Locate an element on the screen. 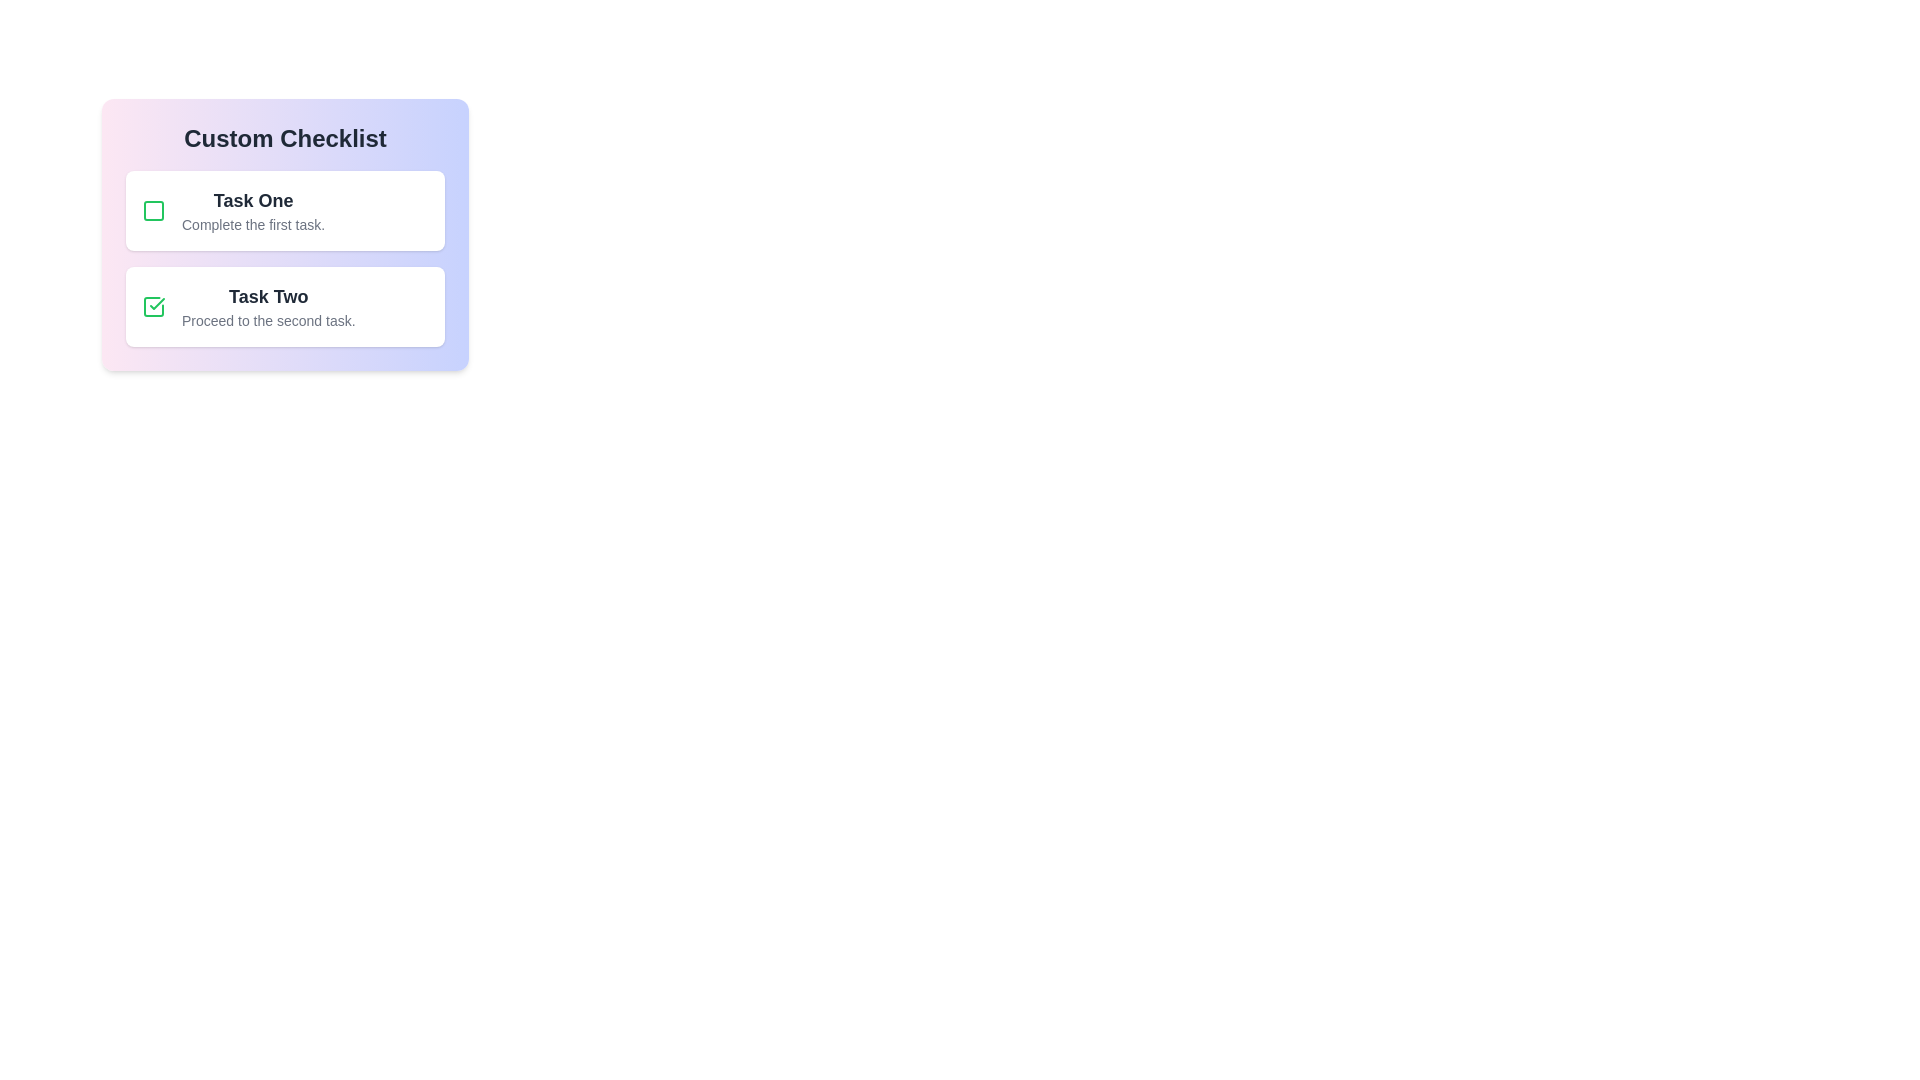  text label that displays 'Task Two' in a bold and large font, styled with a dark gray color, which is centrally aligned and located below the 'Task One' section is located at coordinates (267, 297).